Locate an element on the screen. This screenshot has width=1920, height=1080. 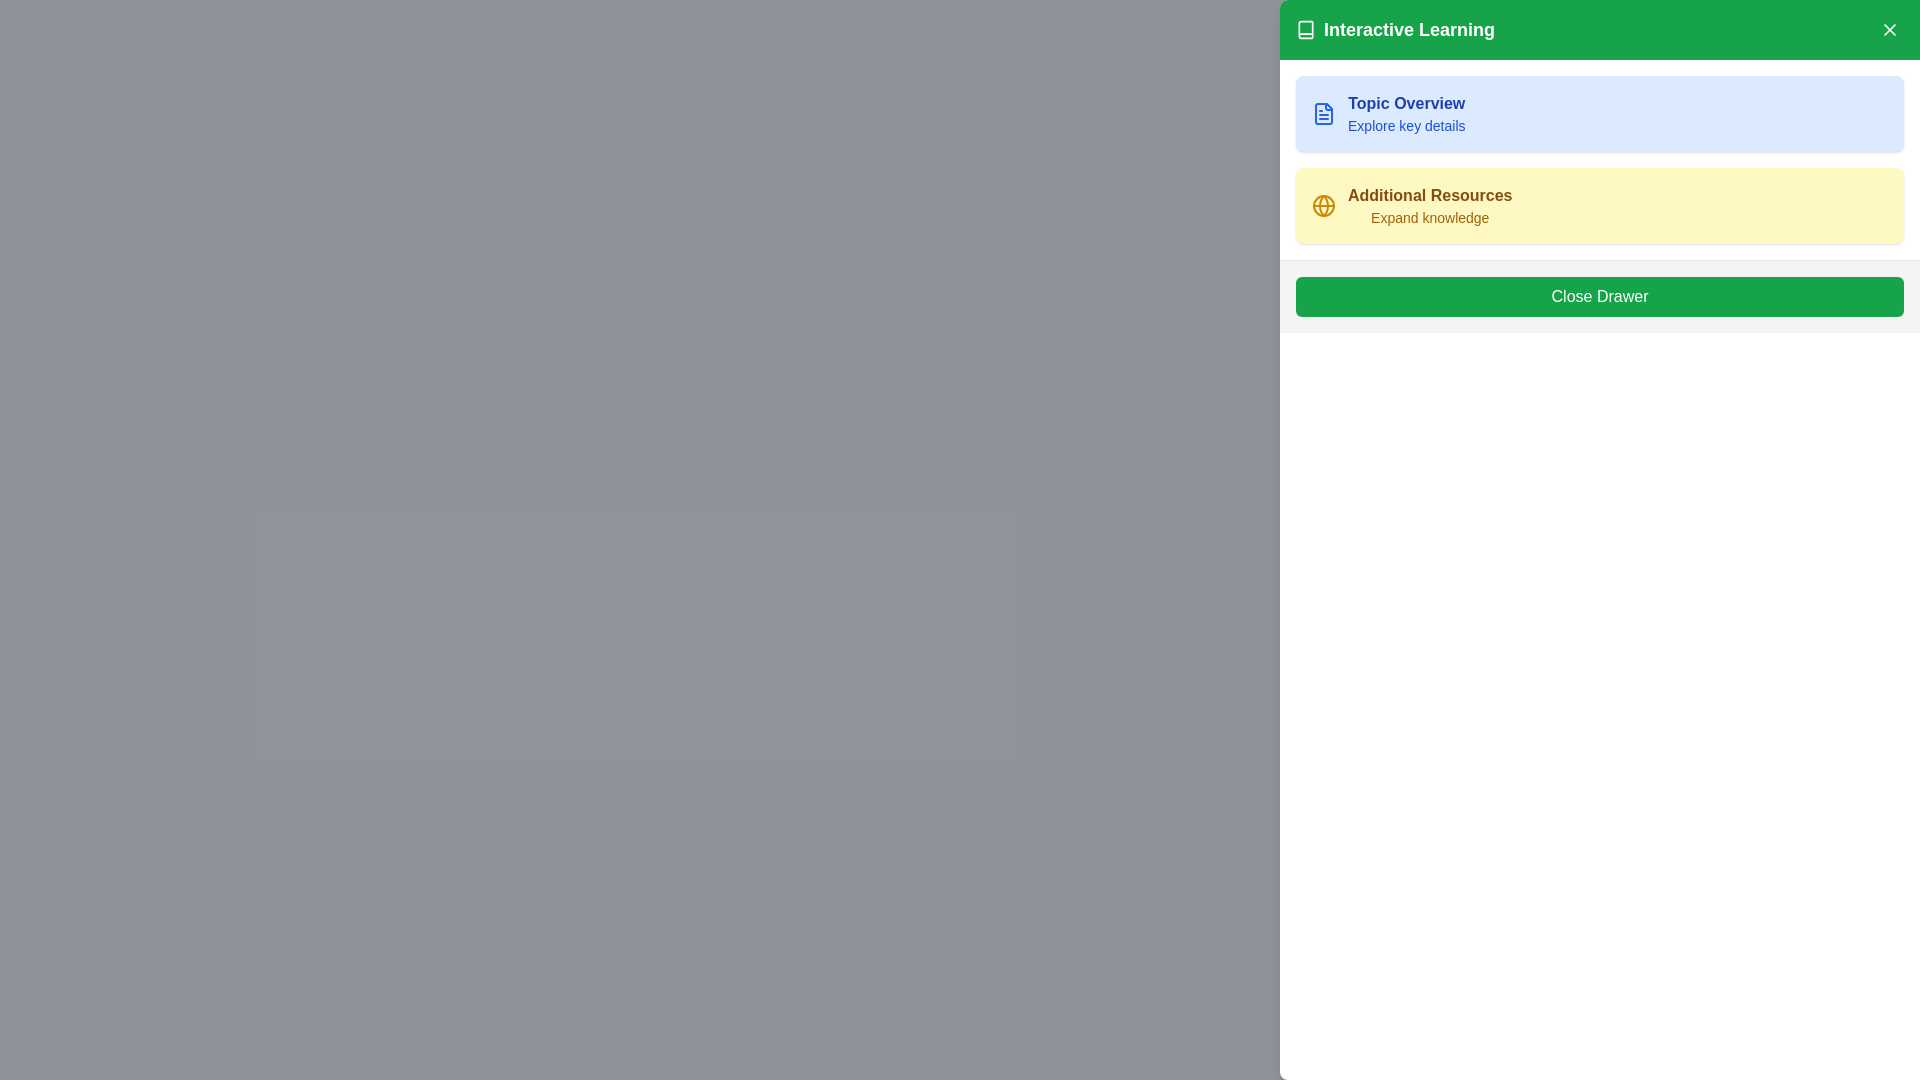
the small square button with a white outlined 'X' icon in the top-right corner of the 'Interactive Learning' header is located at coordinates (1889, 30).